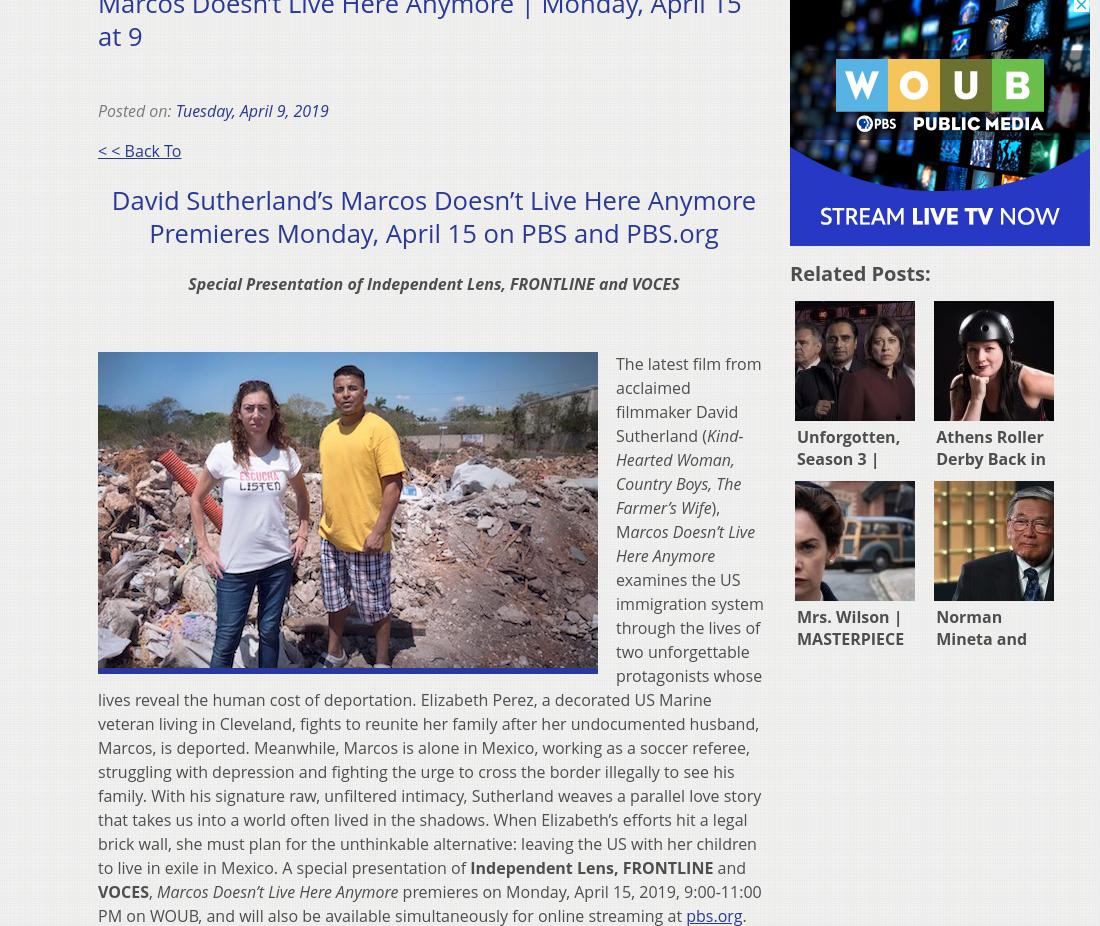  I want to click on 'Related posts:', so click(858, 272).